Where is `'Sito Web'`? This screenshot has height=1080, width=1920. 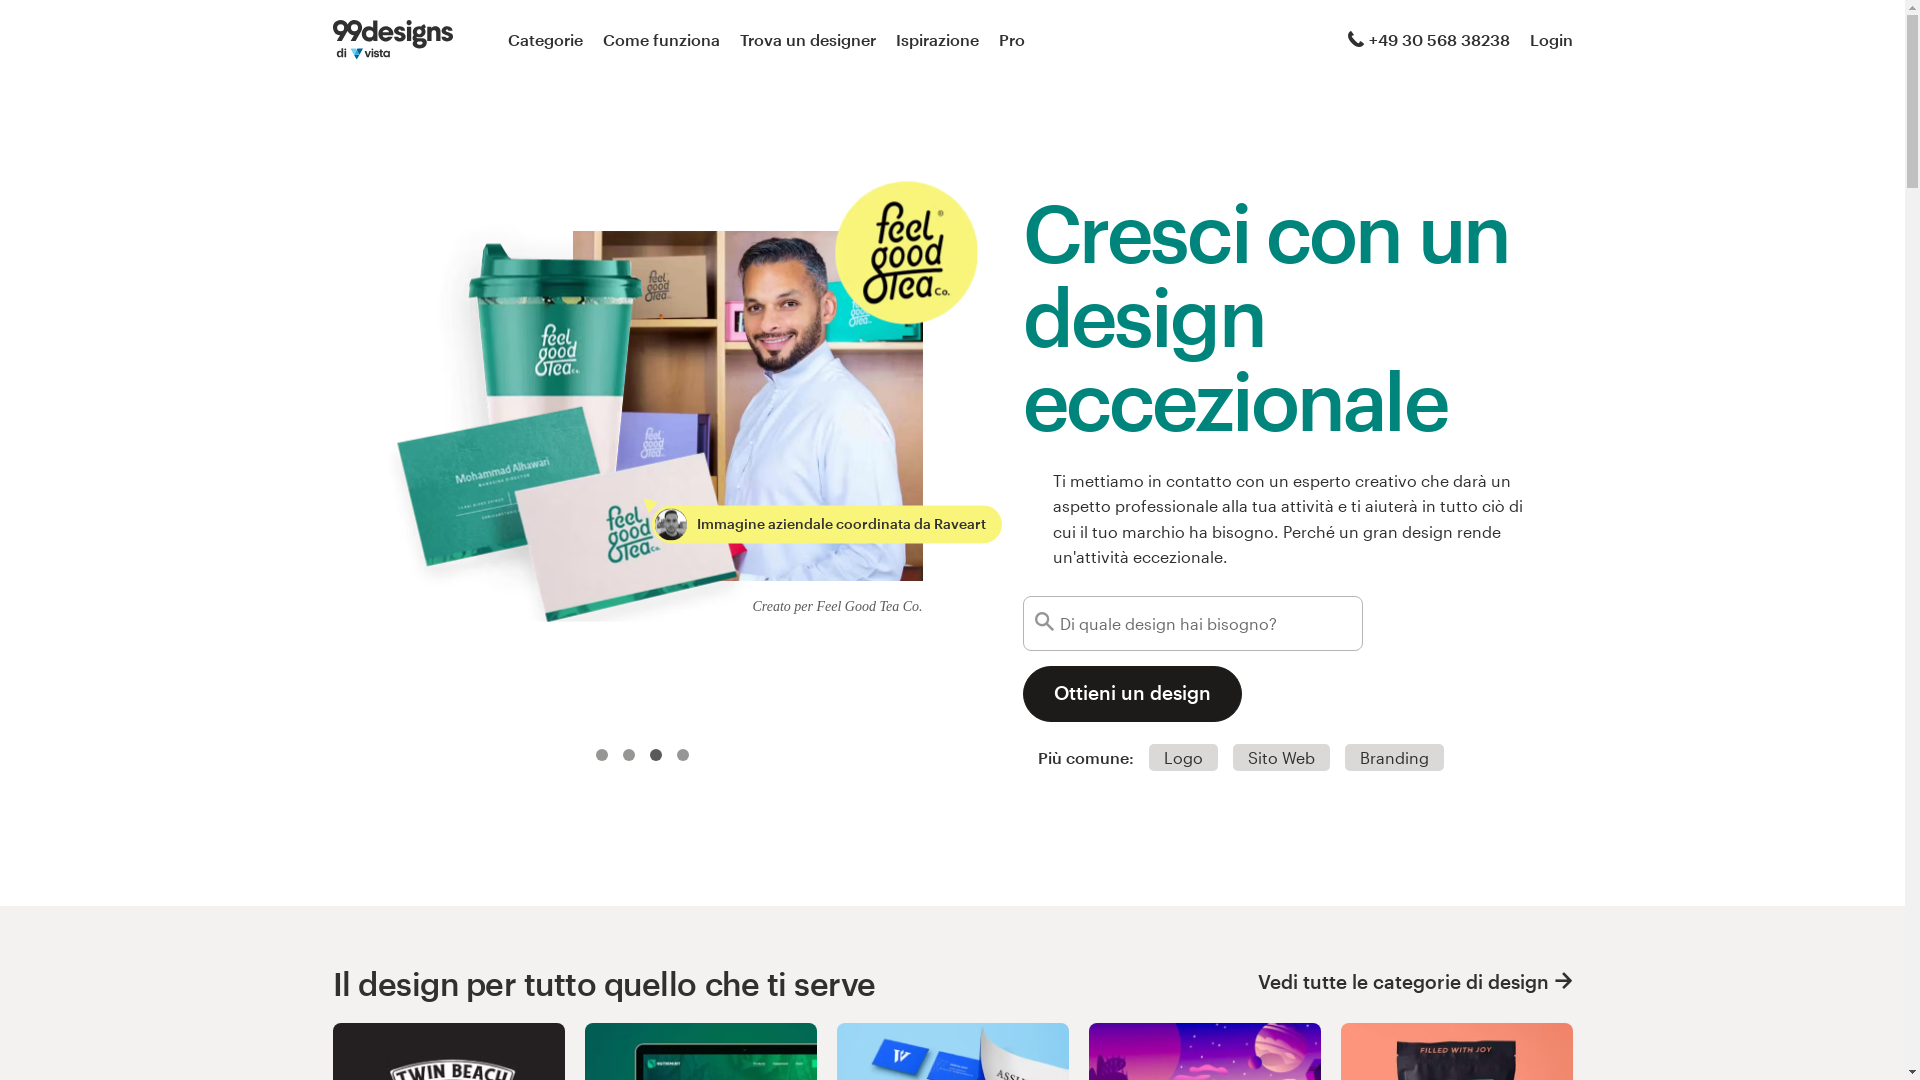 'Sito Web' is located at coordinates (1280, 758).